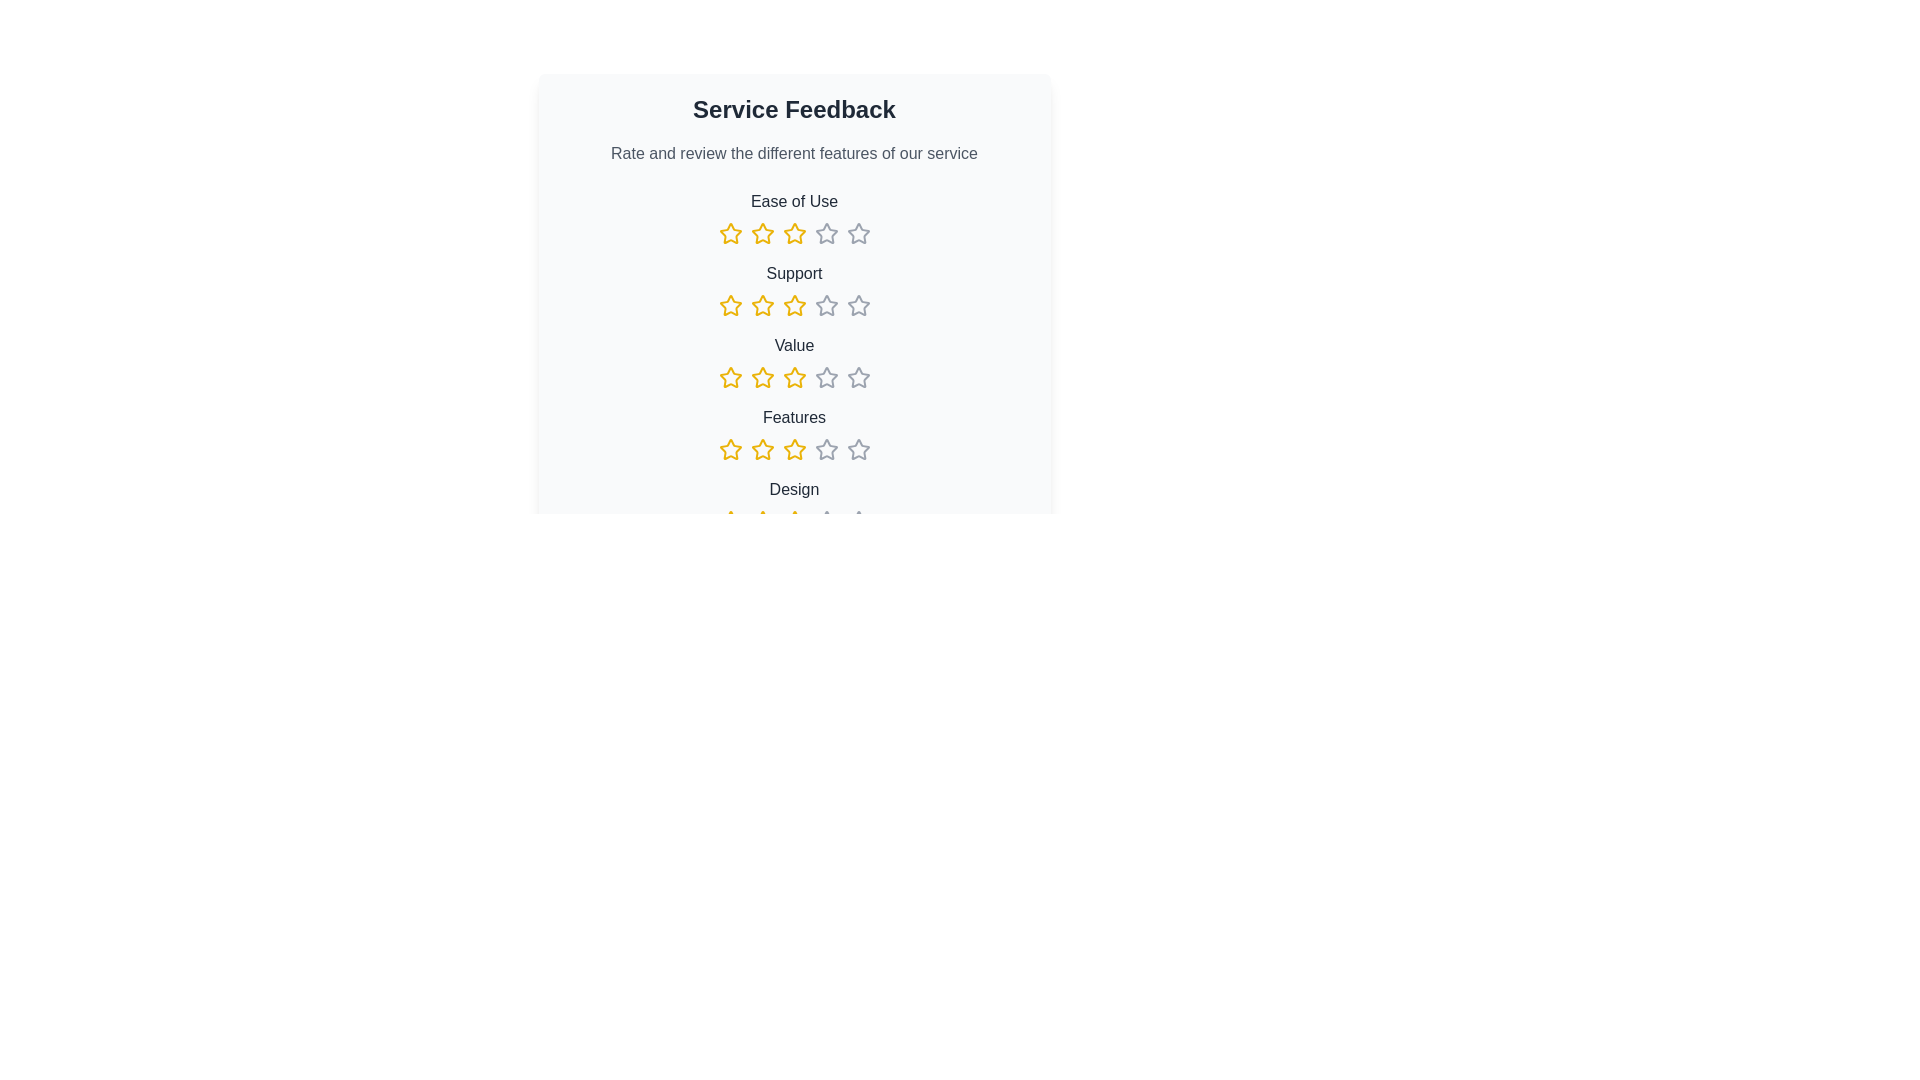  I want to click on the fourth SVG star icon in the rating component, so click(858, 232).